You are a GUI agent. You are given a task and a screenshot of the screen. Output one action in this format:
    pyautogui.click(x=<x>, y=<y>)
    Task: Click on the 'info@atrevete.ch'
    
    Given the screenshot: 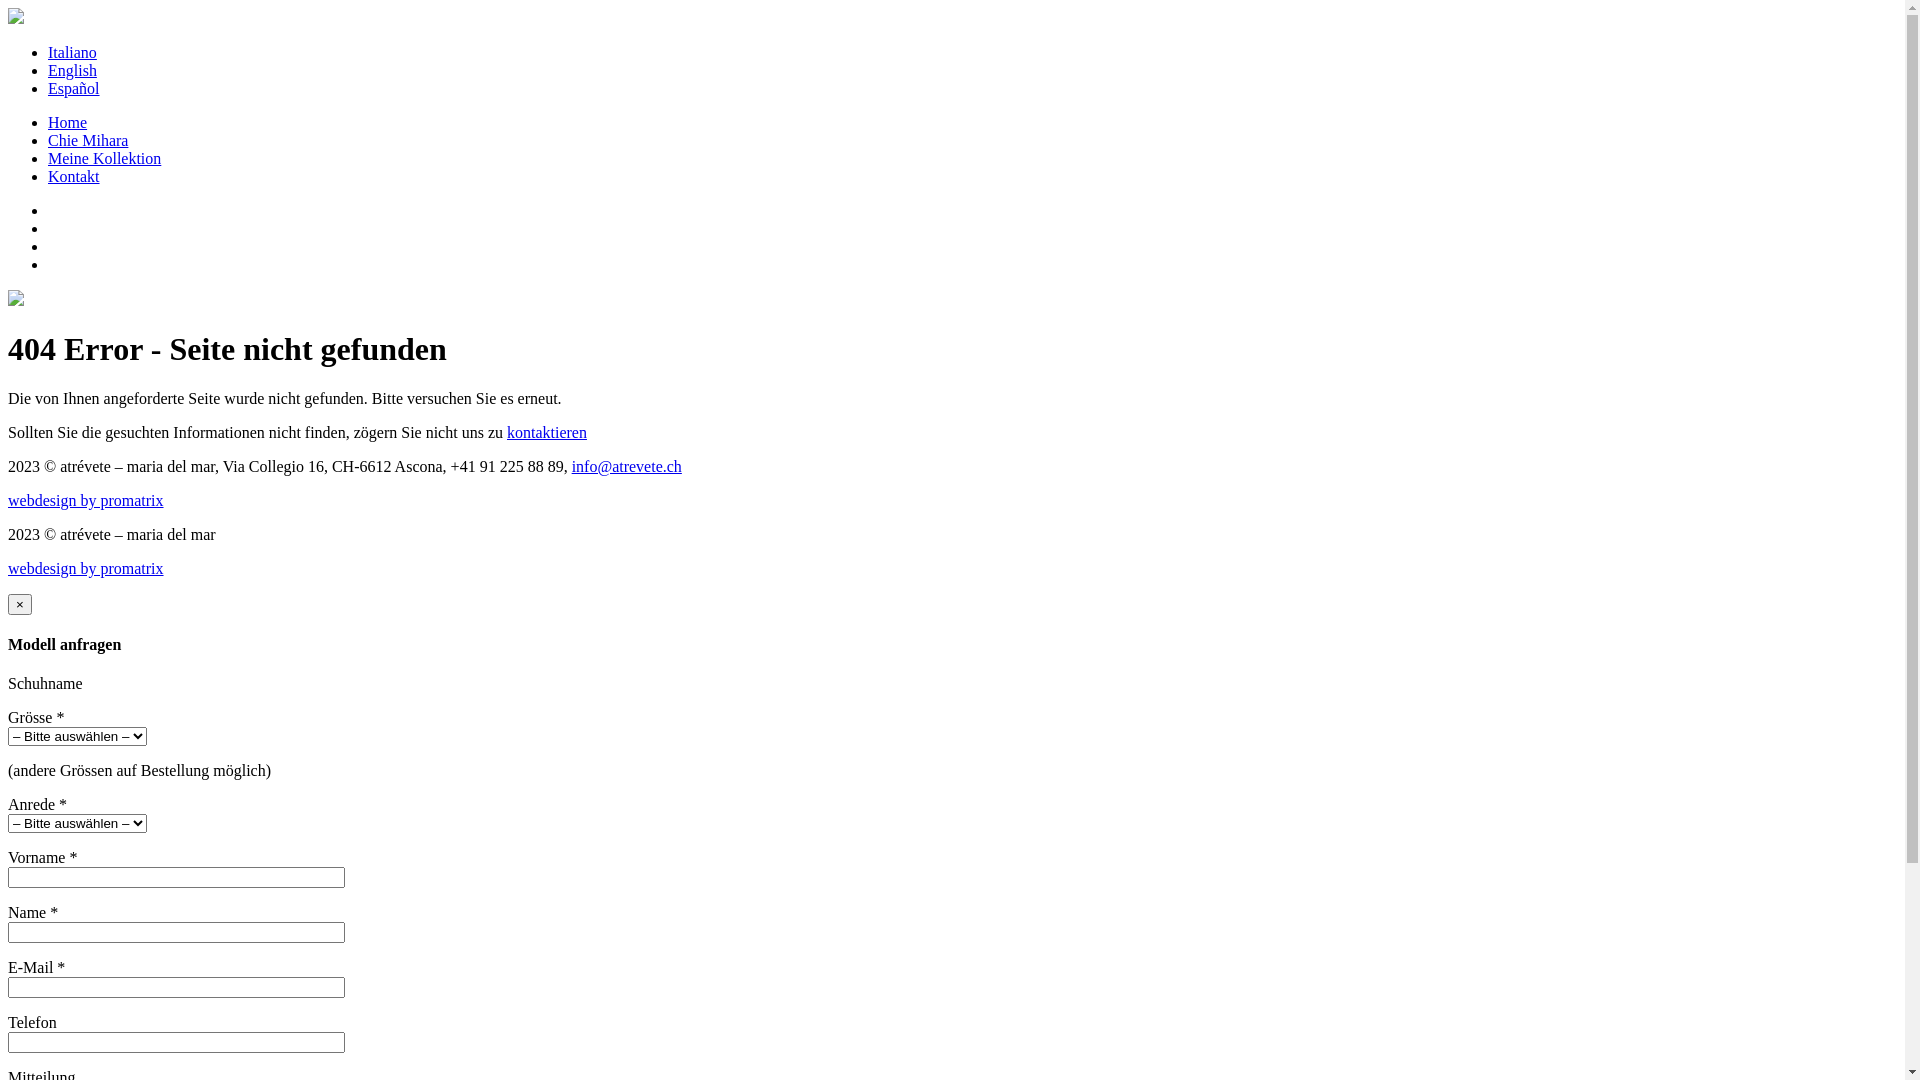 What is the action you would take?
    pyautogui.click(x=626, y=466)
    